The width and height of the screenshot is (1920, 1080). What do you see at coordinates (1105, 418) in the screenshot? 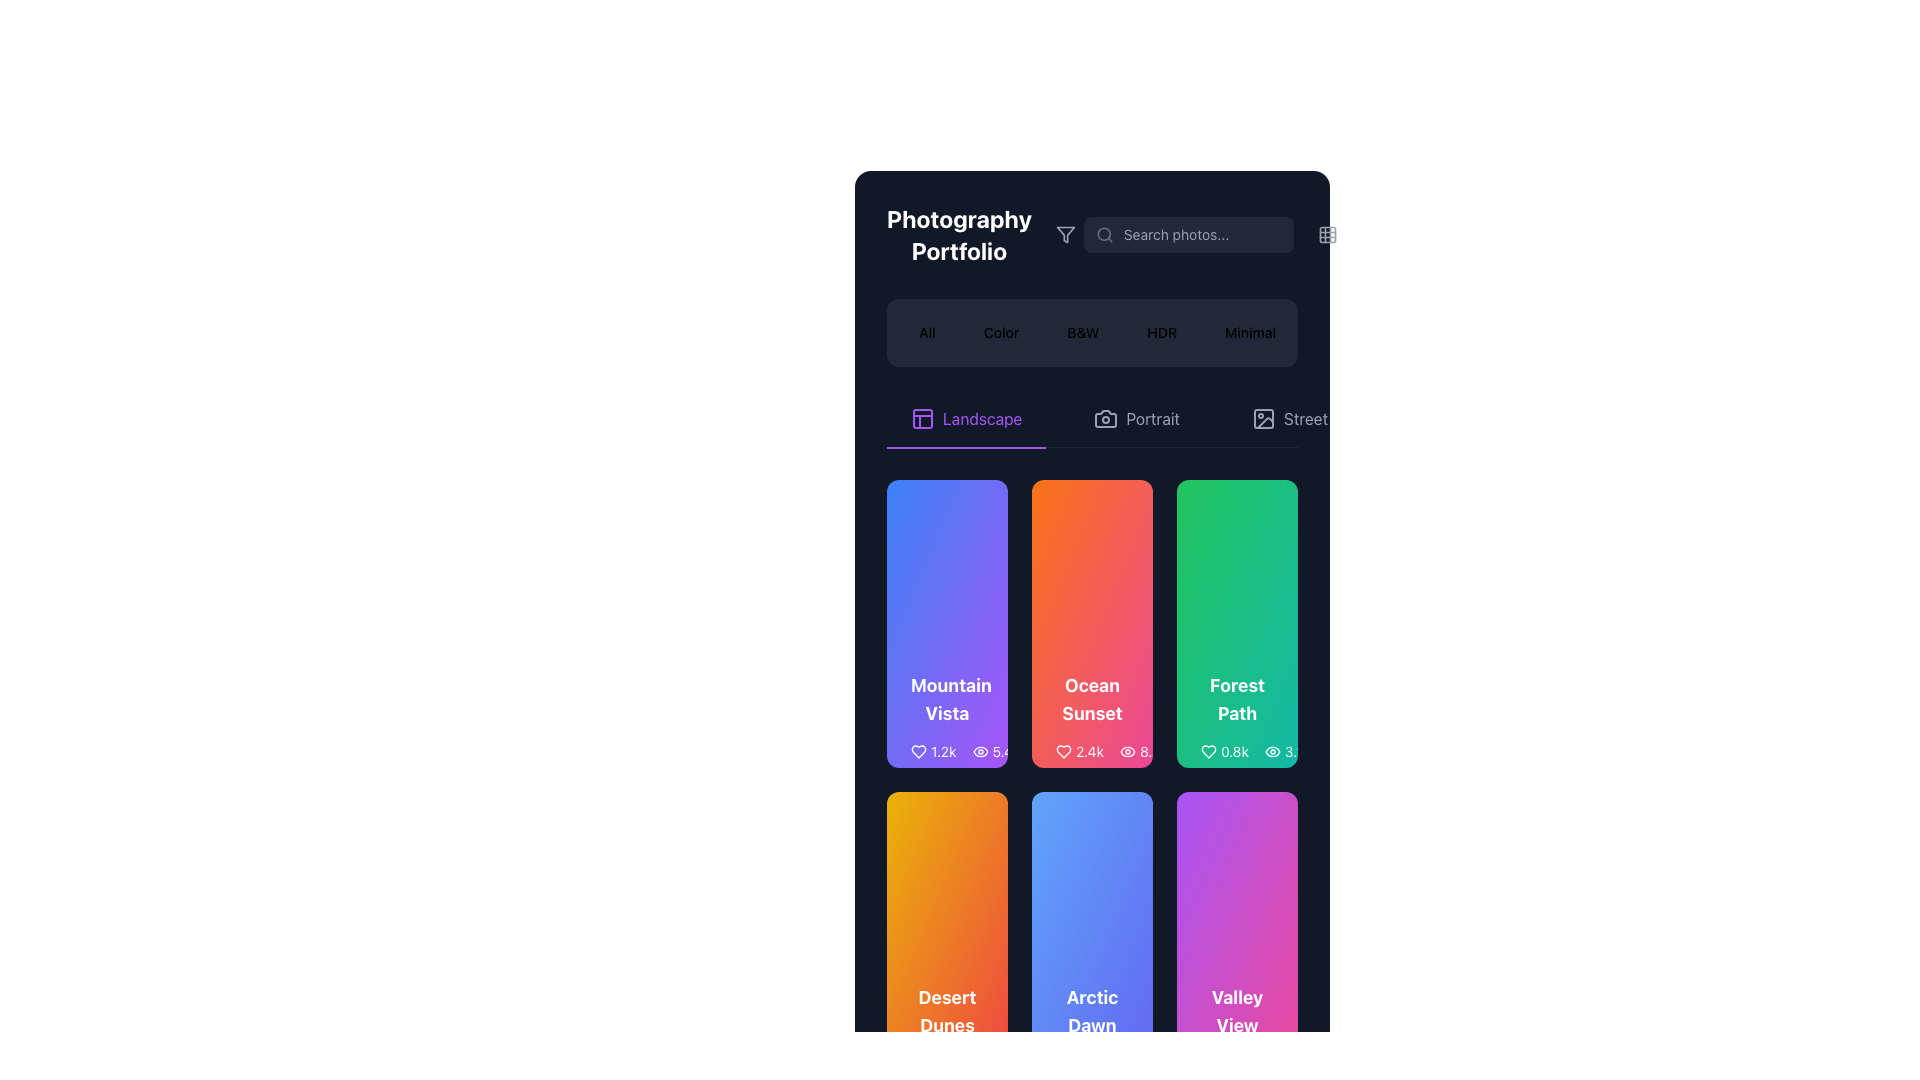
I see `the 'Portrait' category icon located in the navigation bar` at bounding box center [1105, 418].